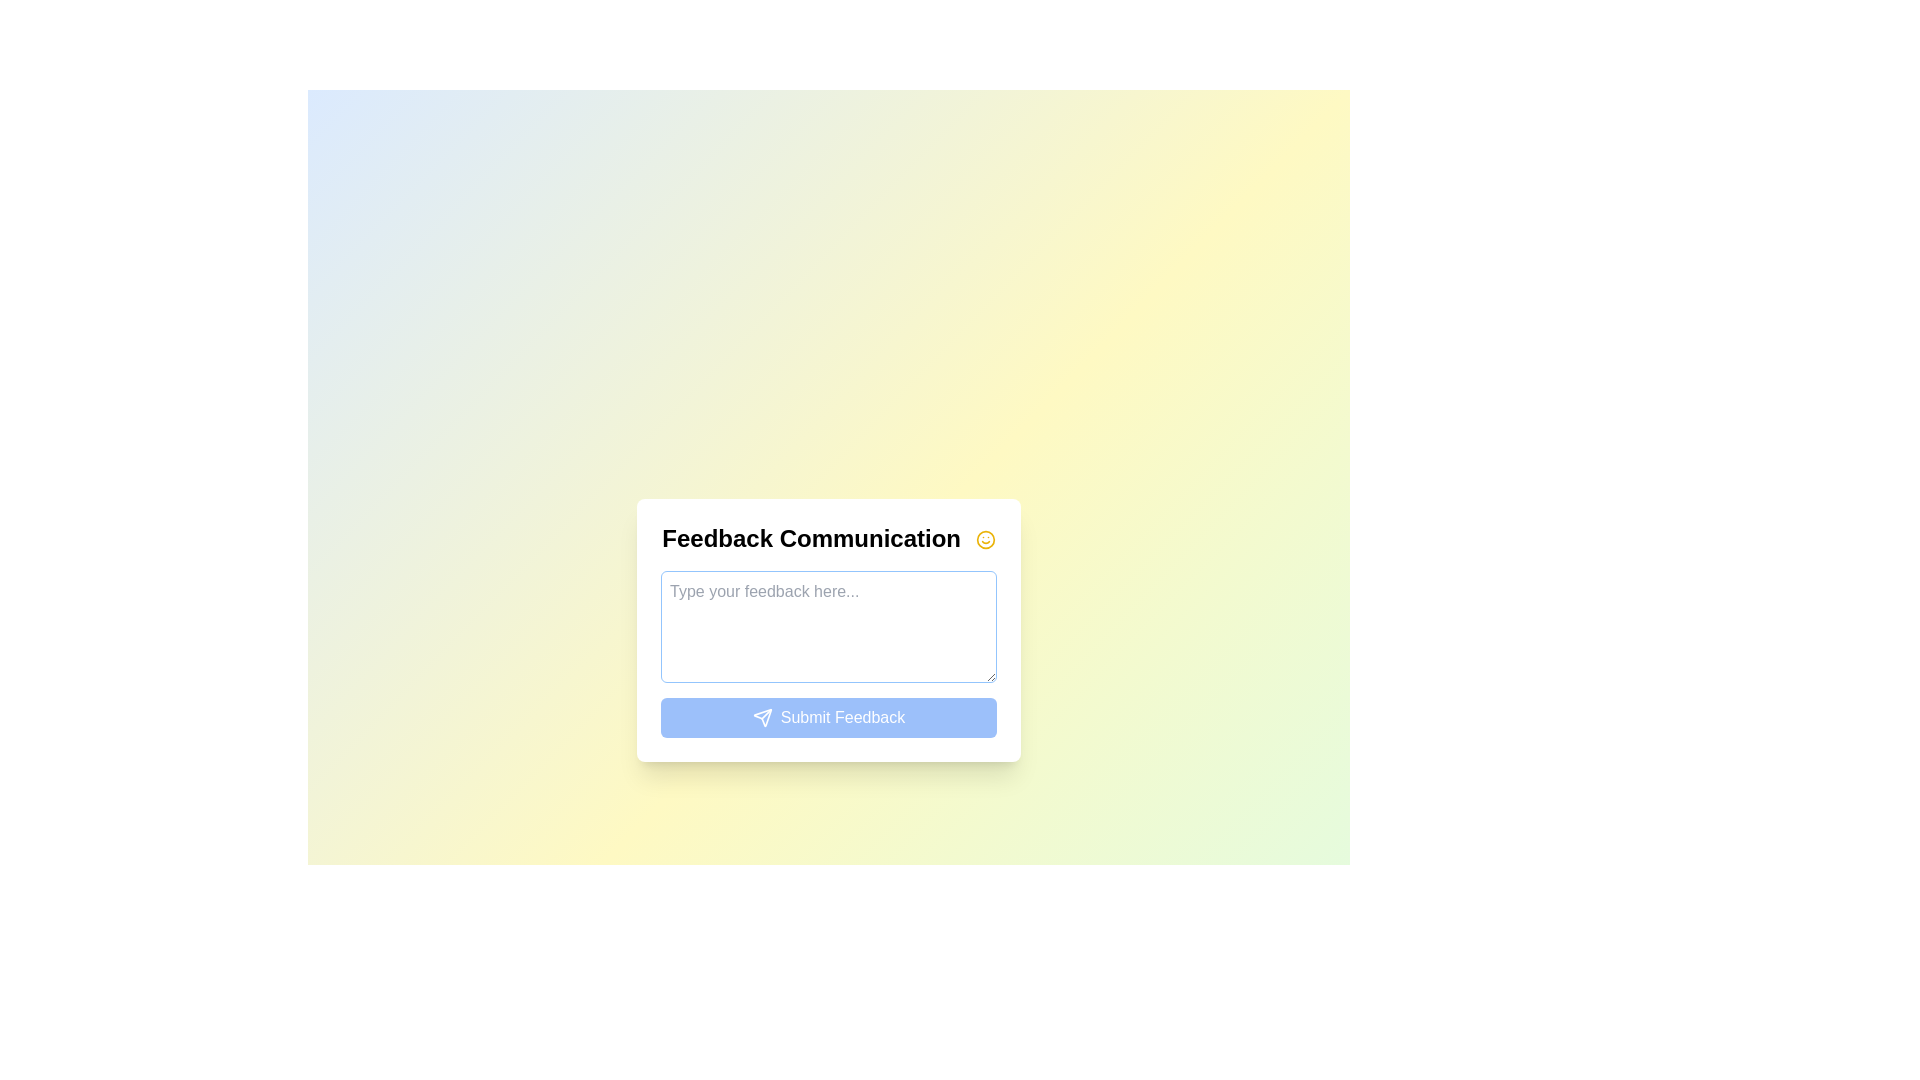 This screenshot has height=1080, width=1920. I want to click on the header text element with an accompanying icon located at the top of the feedback section card, so click(829, 536).